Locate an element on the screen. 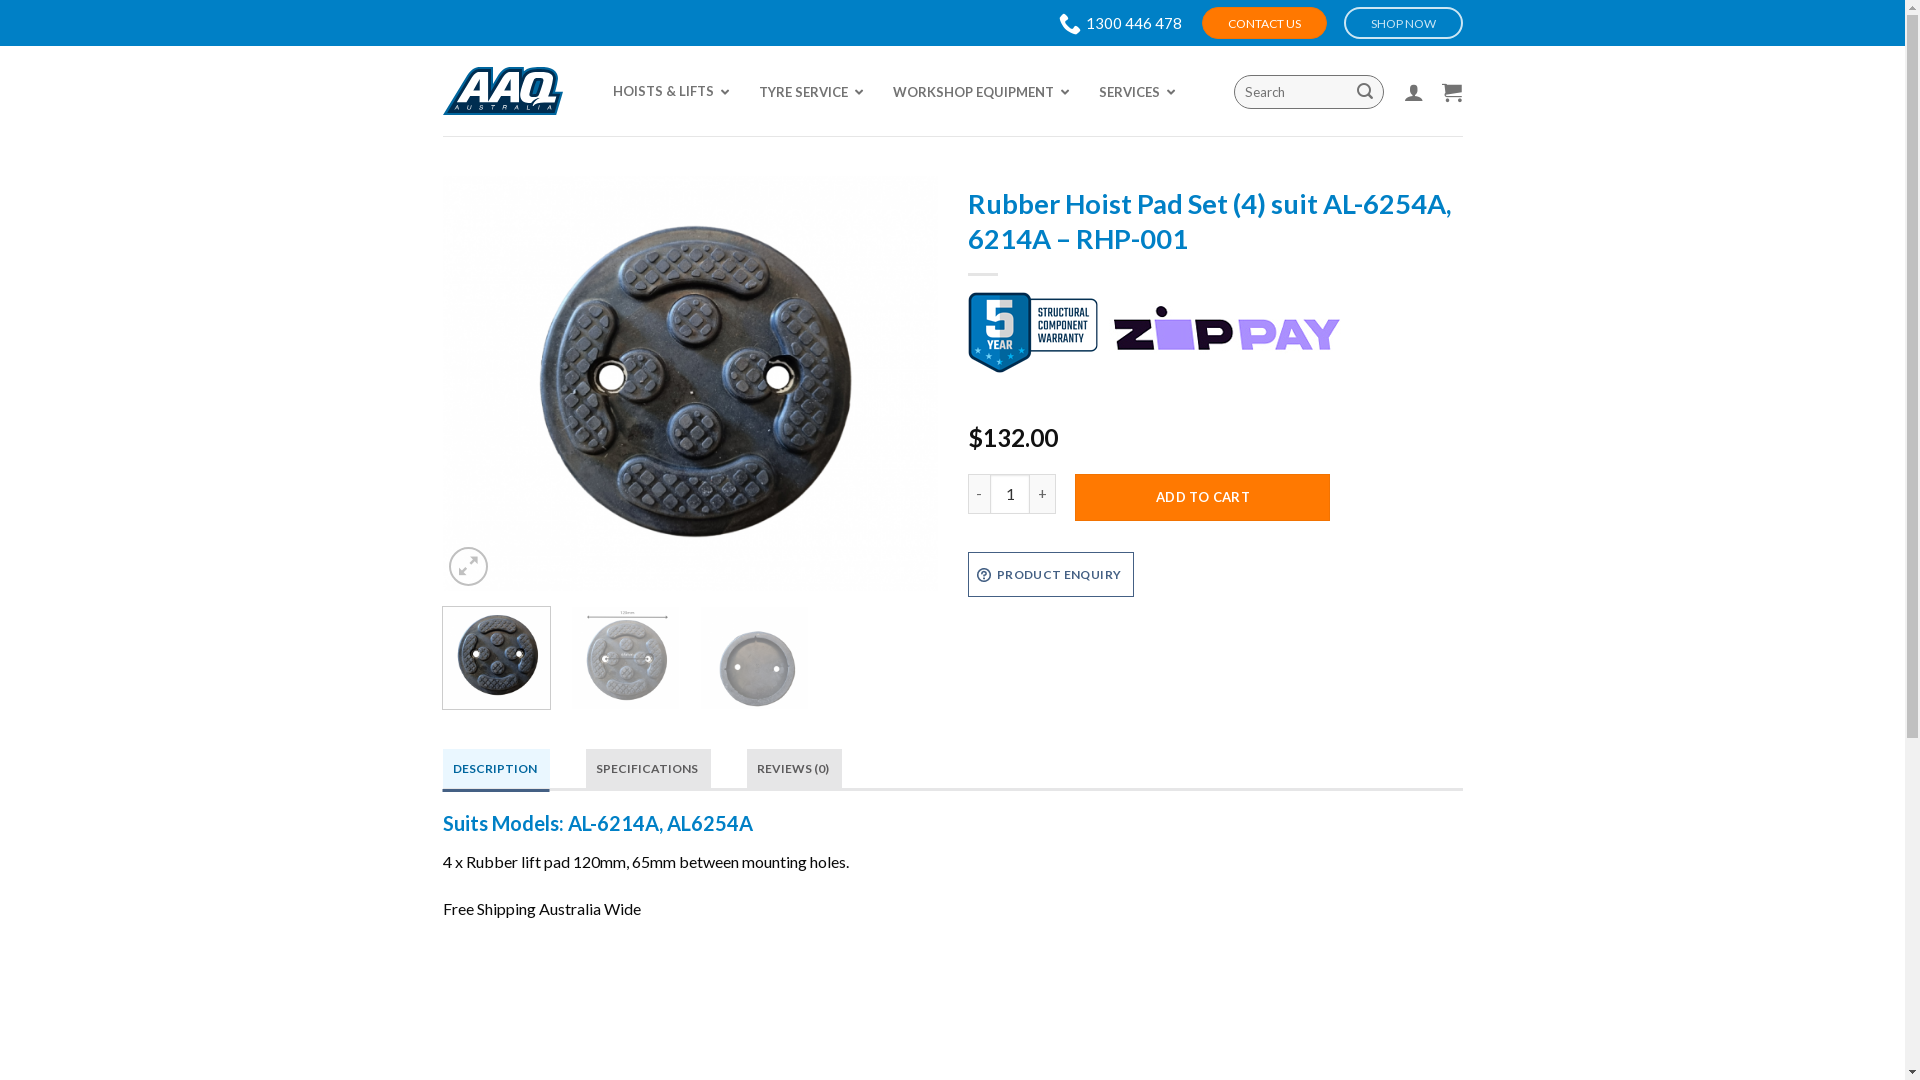 The width and height of the screenshot is (1920, 1080). 'PRODUCT ENQUIRY' is located at coordinates (1050, 574).